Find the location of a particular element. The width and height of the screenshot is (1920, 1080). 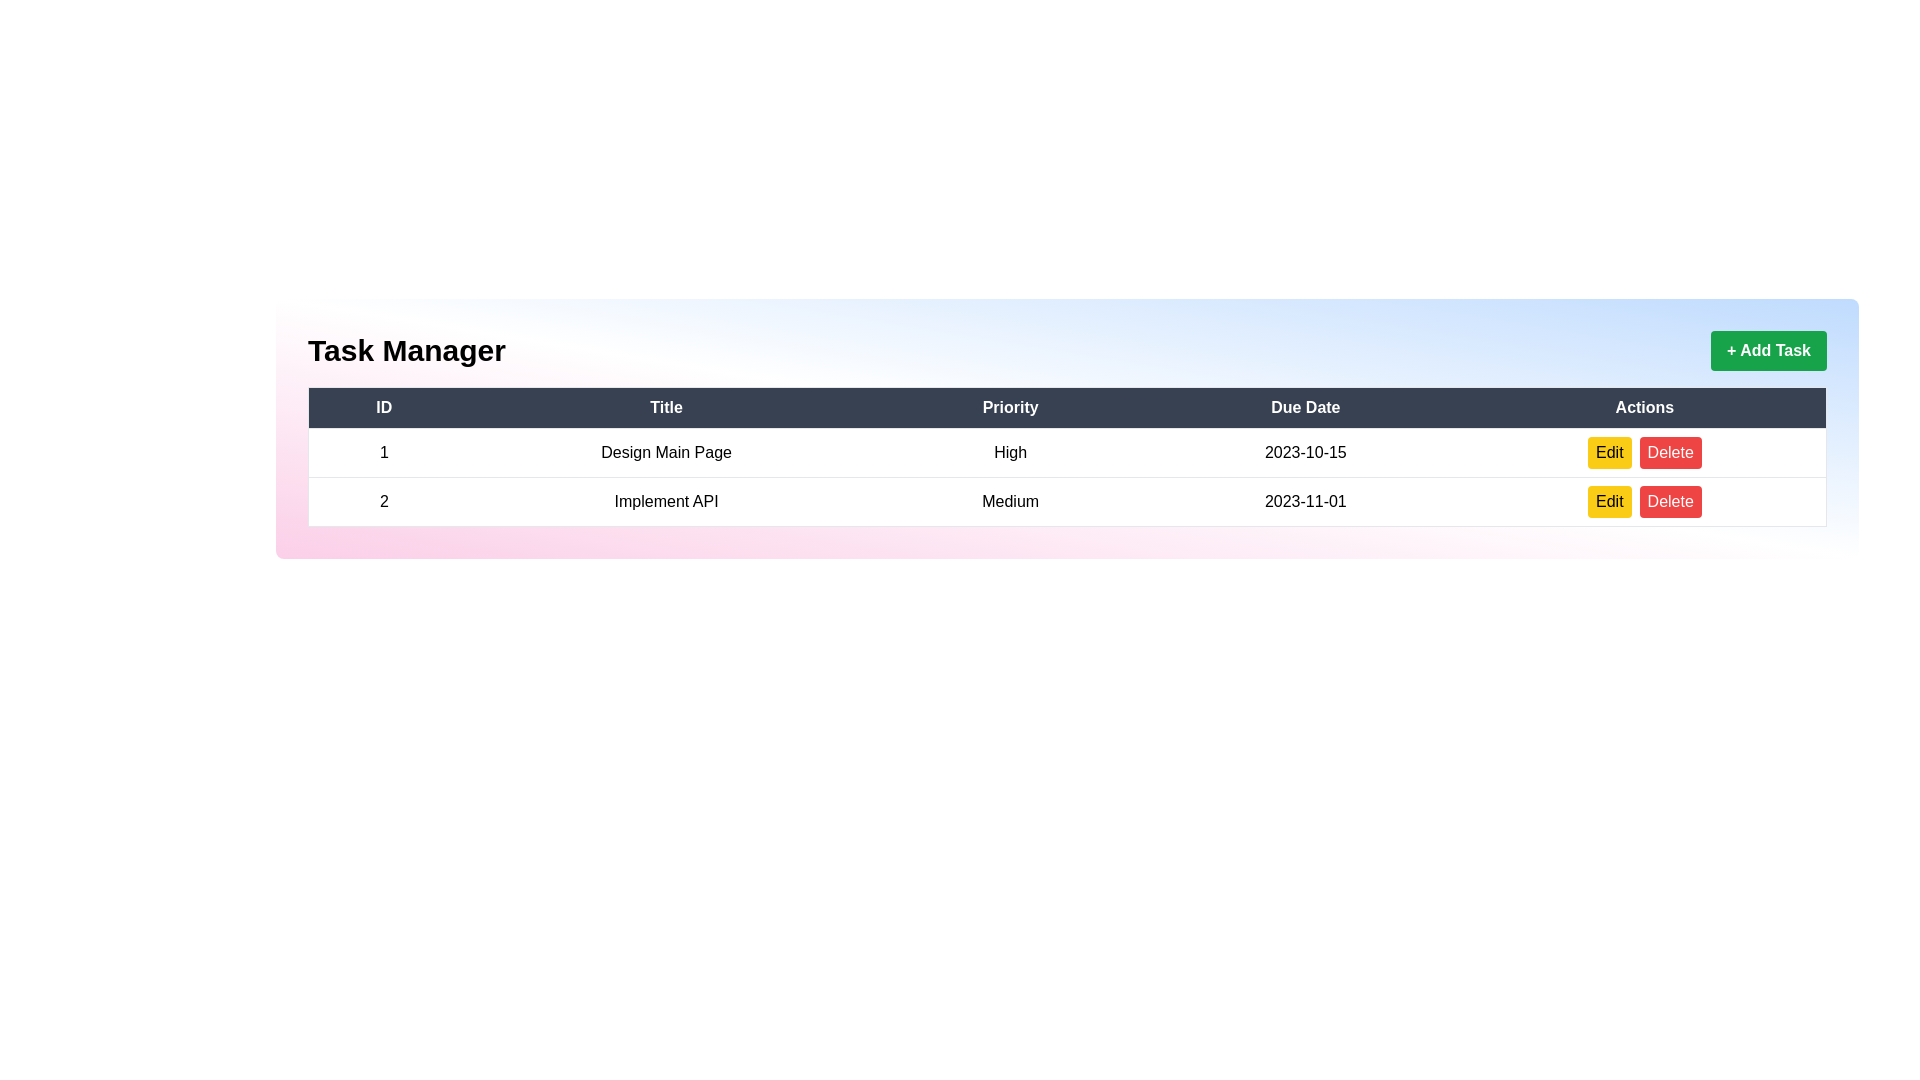

the static text element displaying the unique identifier (ID) of the task in the second table row of the ID column, which is the first cell in its row is located at coordinates (384, 500).